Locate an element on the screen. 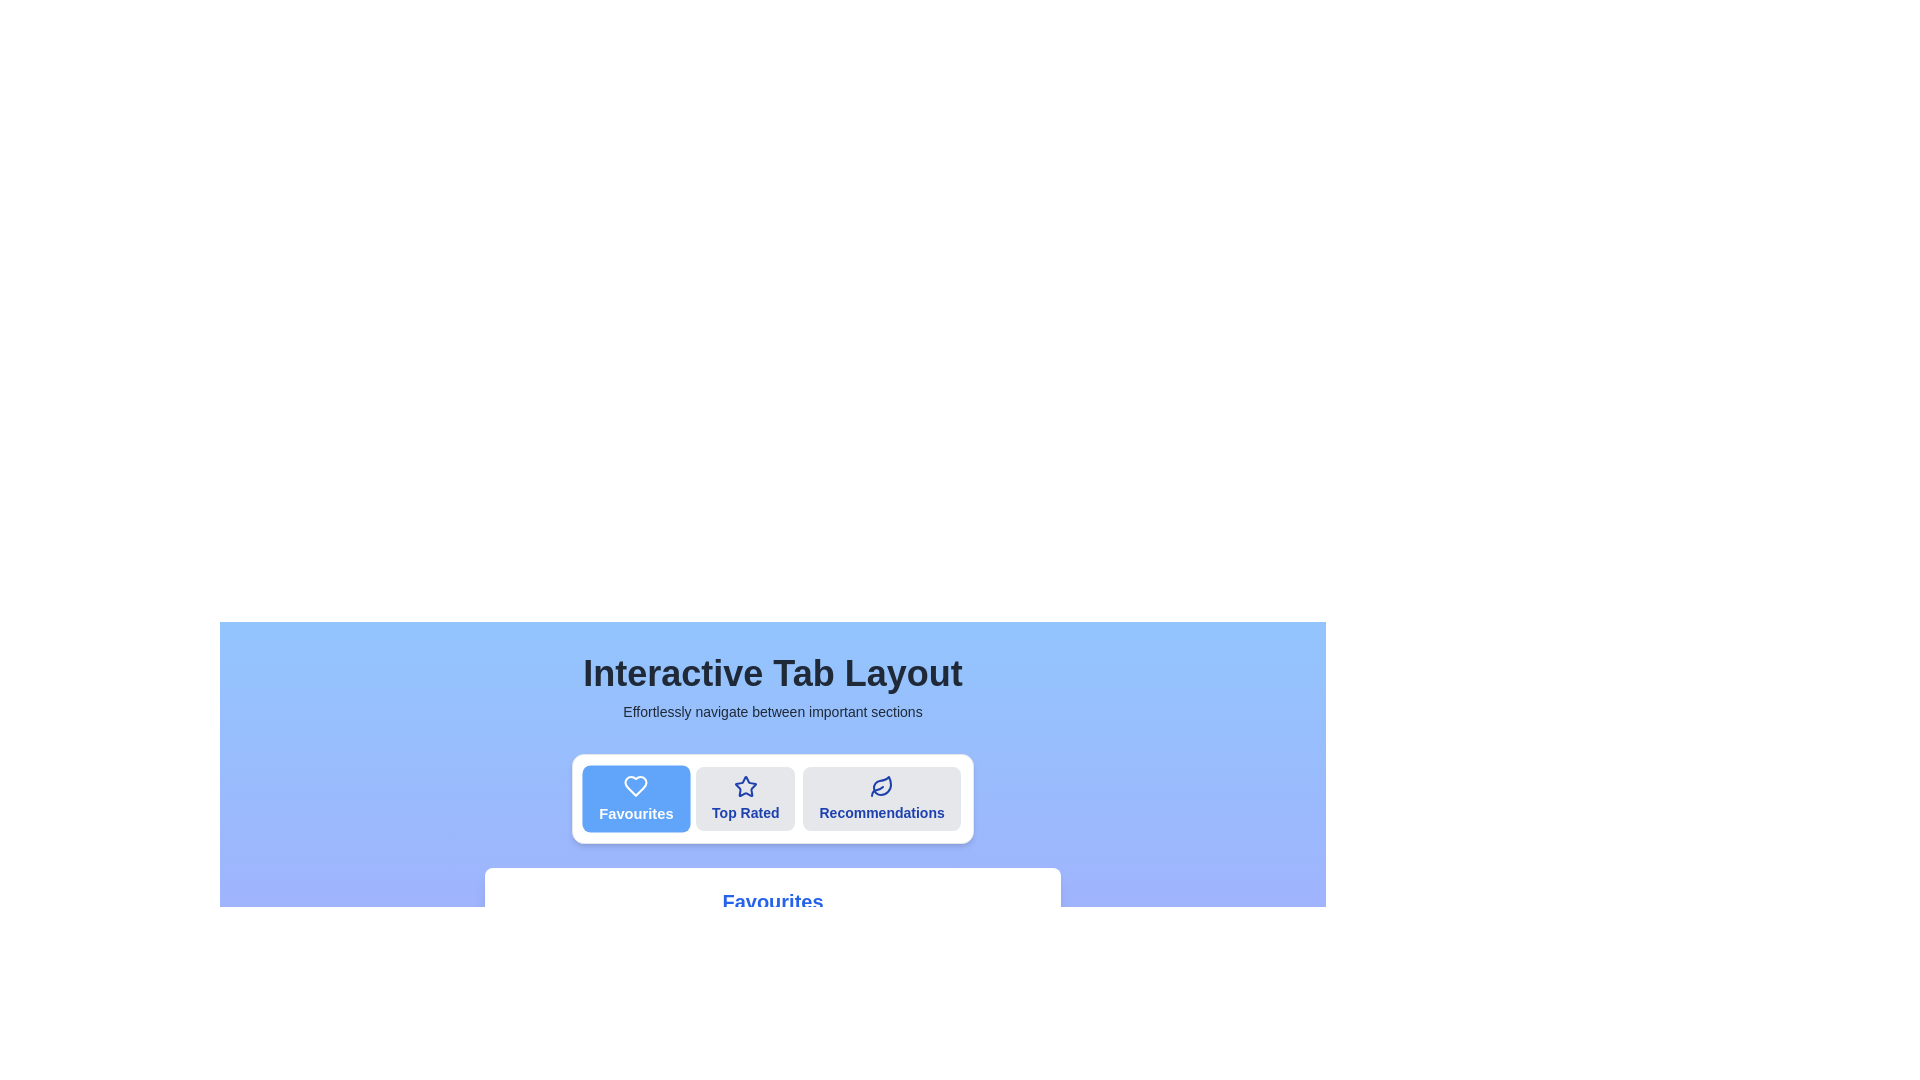 The image size is (1920, 1080). the tab labeled Favourites to switch to the corresponding section is located at coordinates (635, 797).